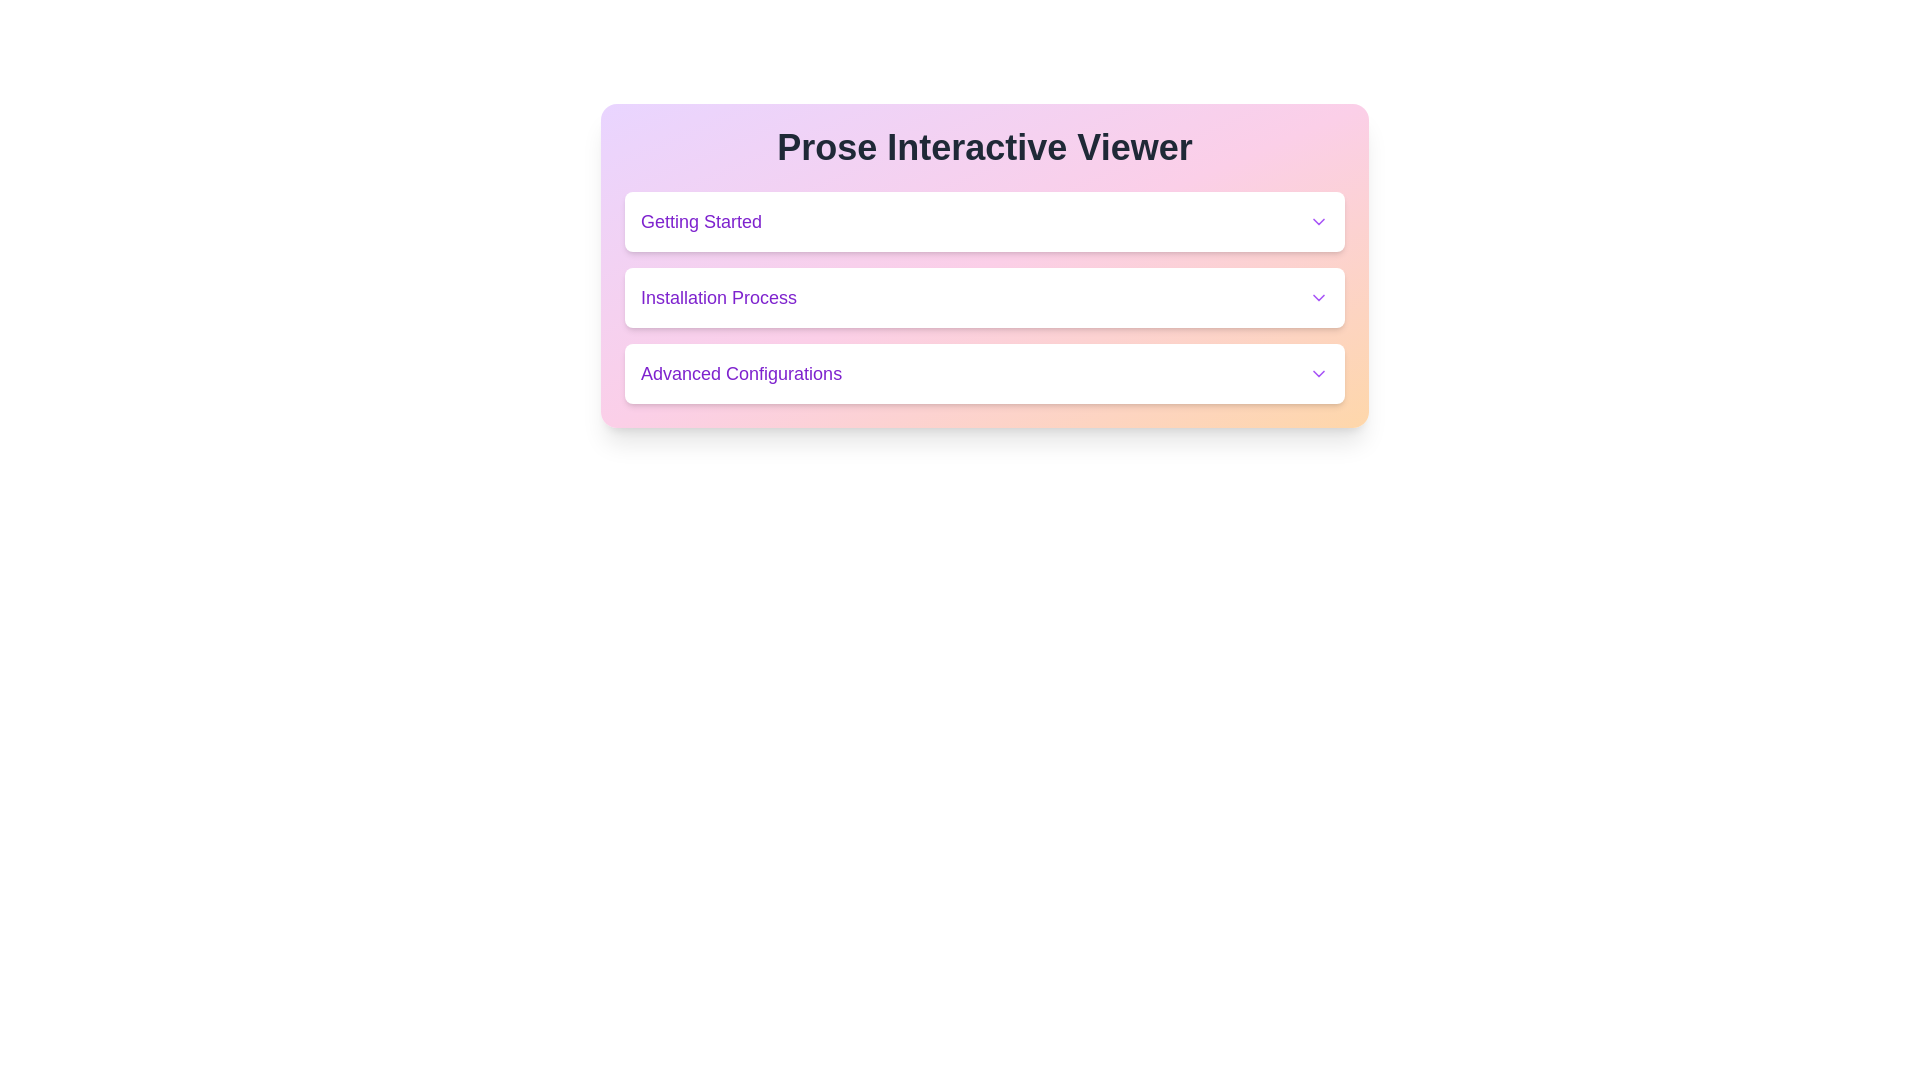 This screenshot has width=1920, height=1080. I want to click on the 'Getting Started' dropdown button, so click(984, 222).